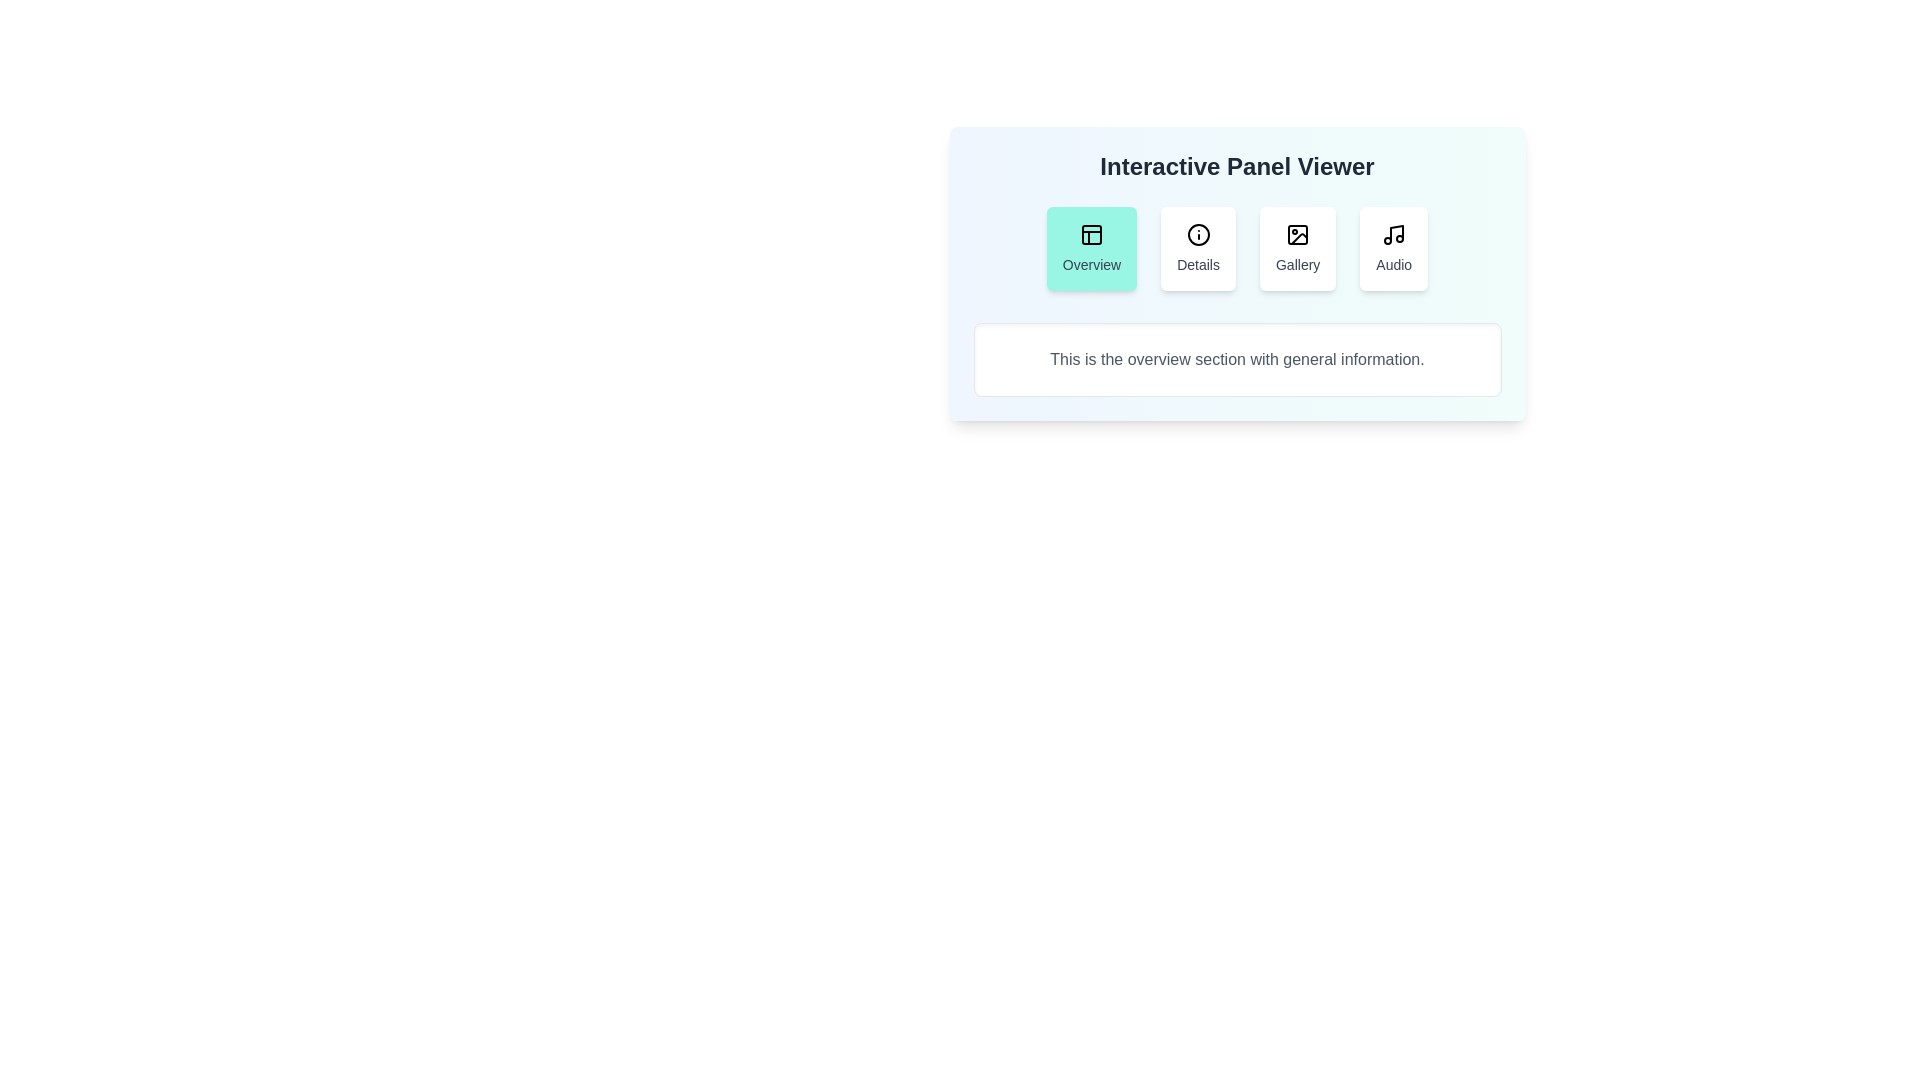 This screenshot has height=1080, width=1920. What do you see at coordinates (1091, 248) in the screenshot?
I see `the 'Overview' button, which is the first button in a horizontal row of buttons with a teal background and a black panel layout icon` at bounding box center [1091, 248].